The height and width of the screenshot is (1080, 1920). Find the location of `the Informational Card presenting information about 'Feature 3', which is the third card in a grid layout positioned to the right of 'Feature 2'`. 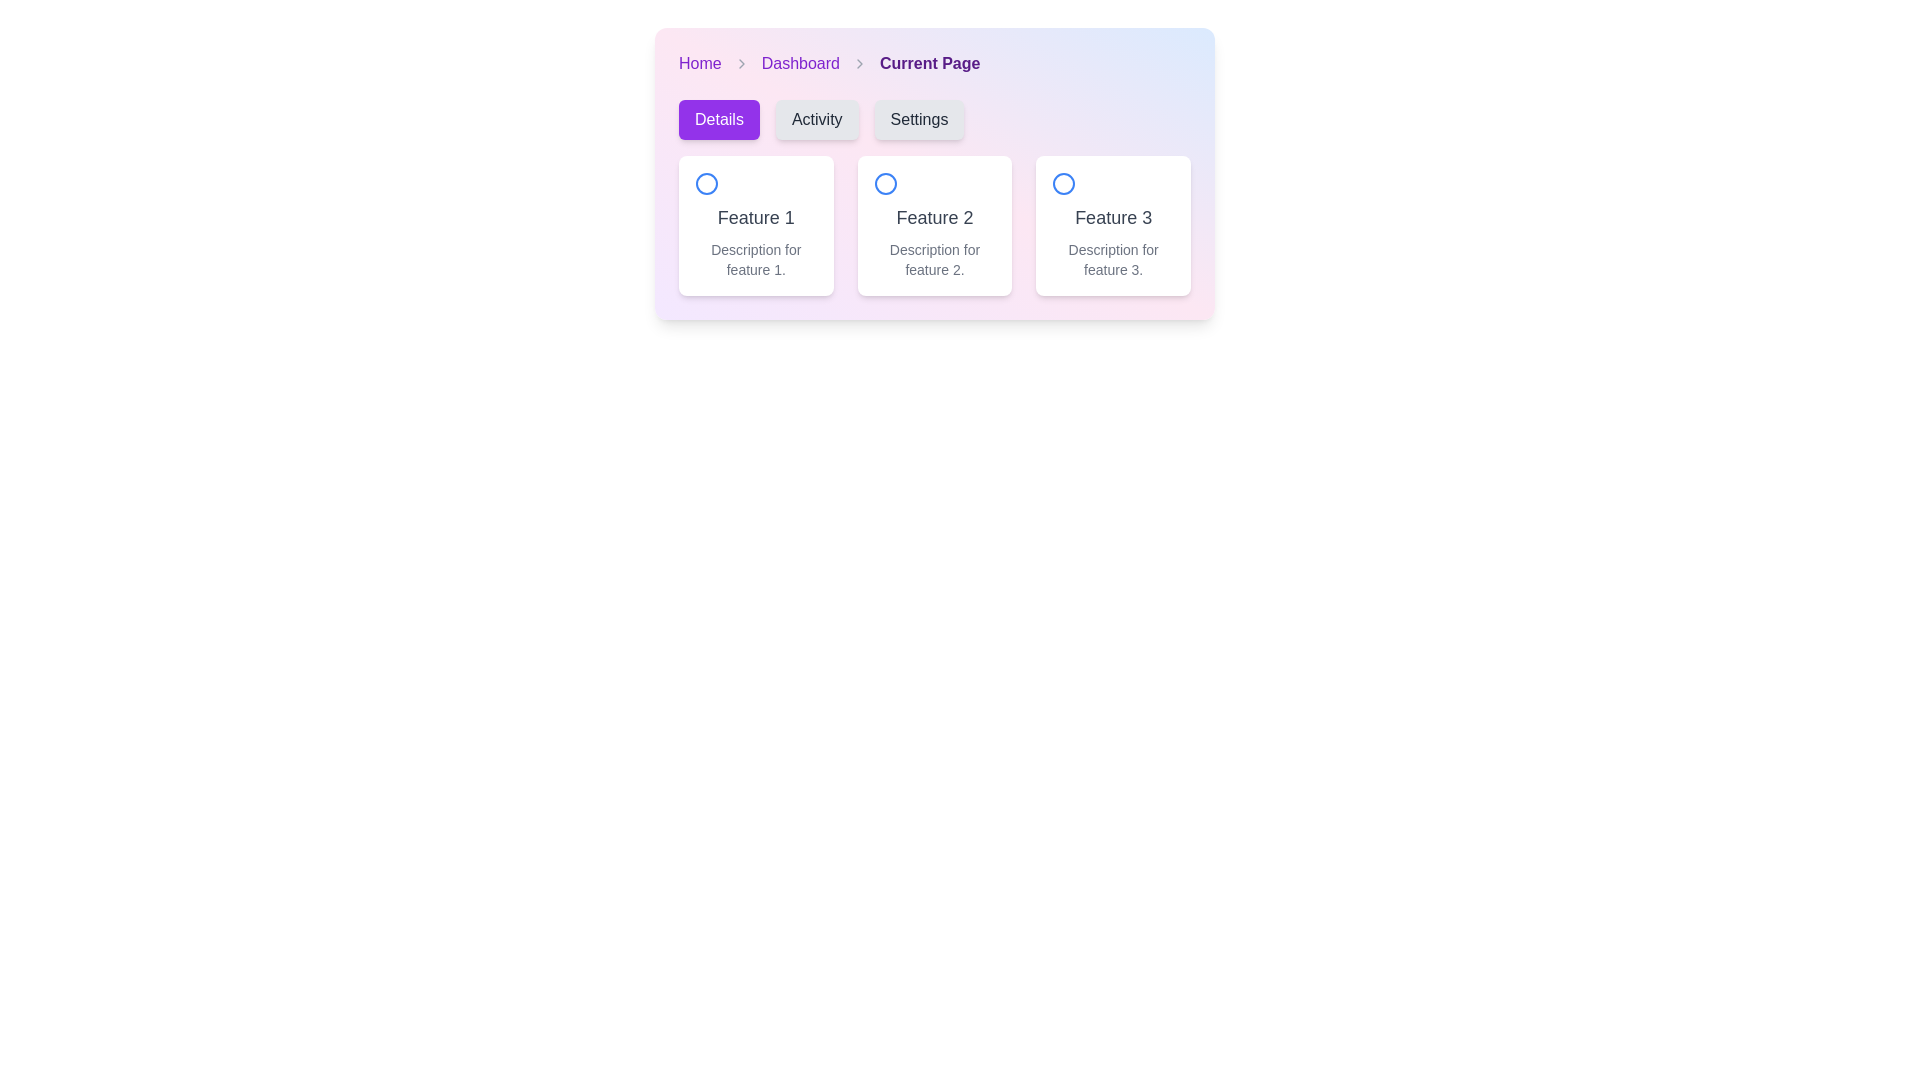

the Informational Card presenting information about 'Feature 3', which is the third card in a grid layout positioned to the right of 'Feature 2' is located at coordinates (1112, 225).